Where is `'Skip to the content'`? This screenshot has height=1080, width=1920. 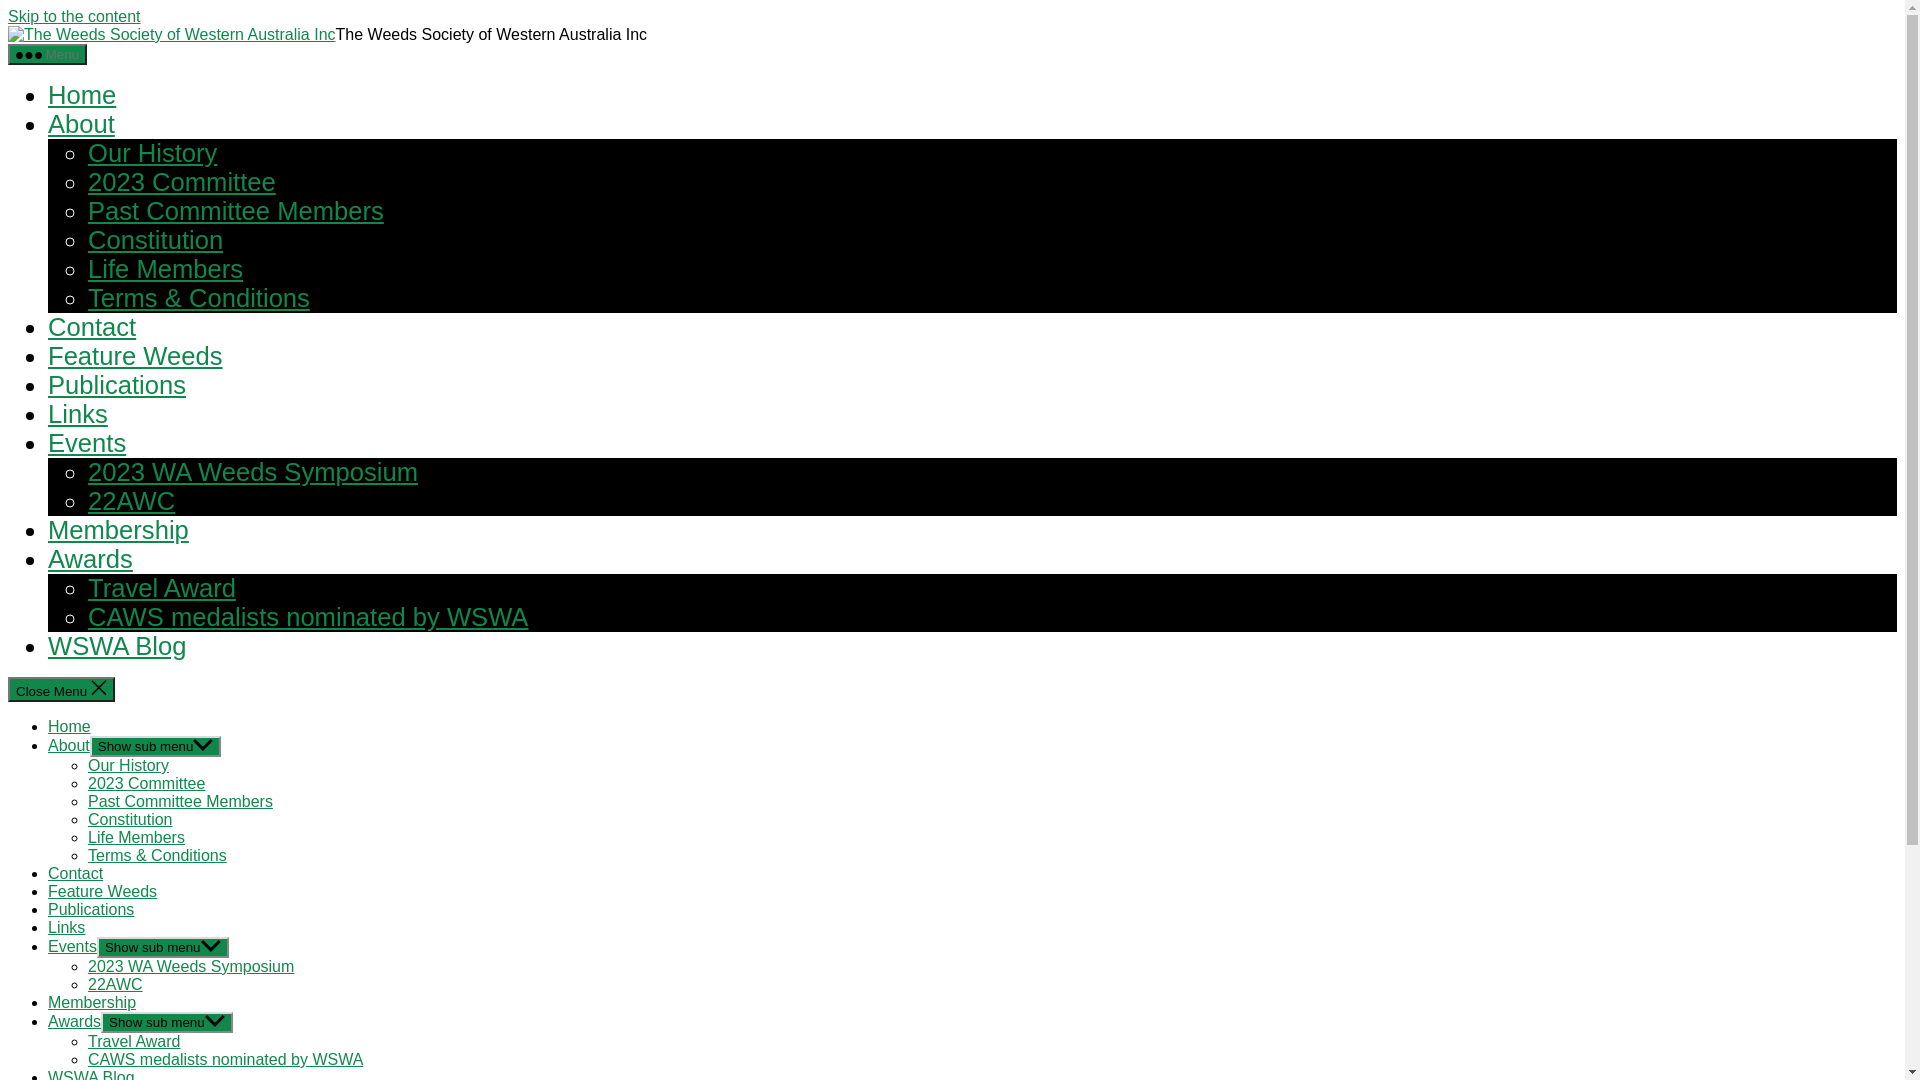
'Skip to the content' is located at coordinates (74, 16).